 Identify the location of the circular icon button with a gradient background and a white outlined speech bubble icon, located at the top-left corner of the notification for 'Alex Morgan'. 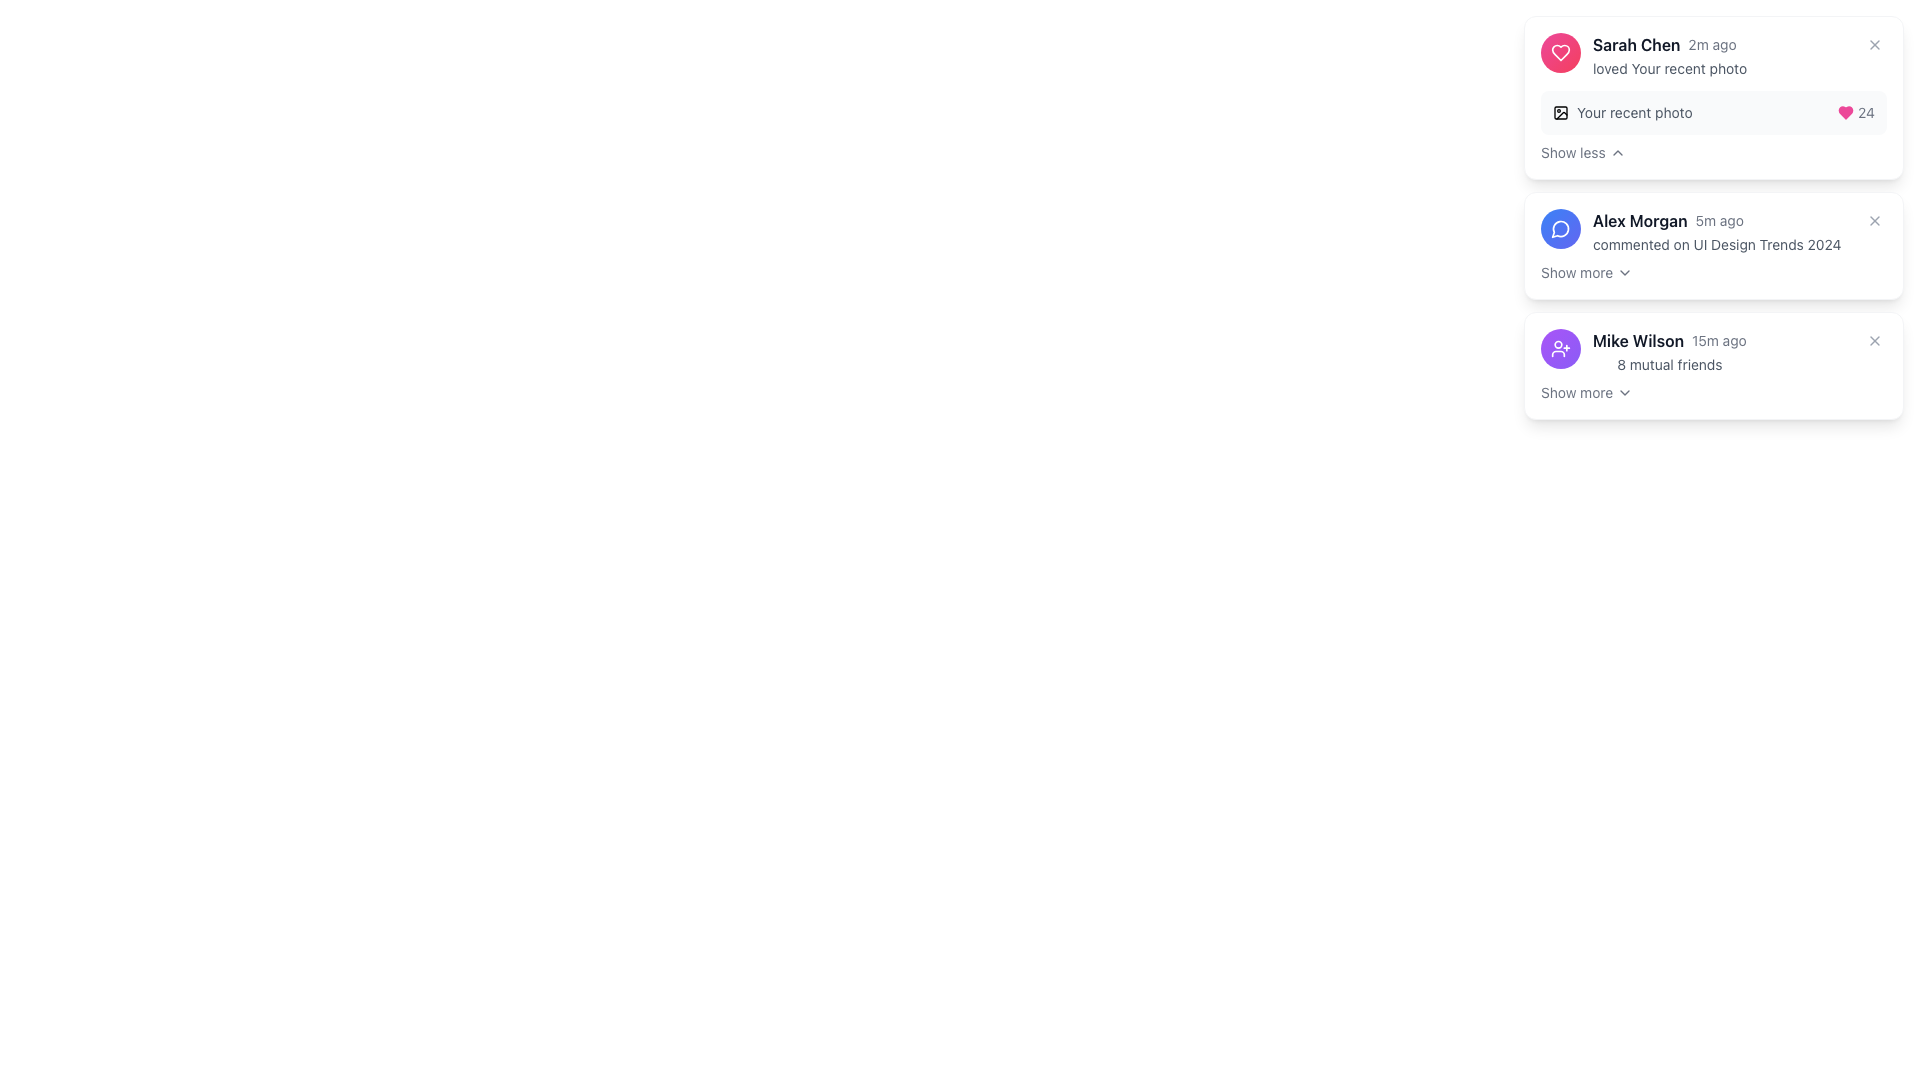
(1559, 227).